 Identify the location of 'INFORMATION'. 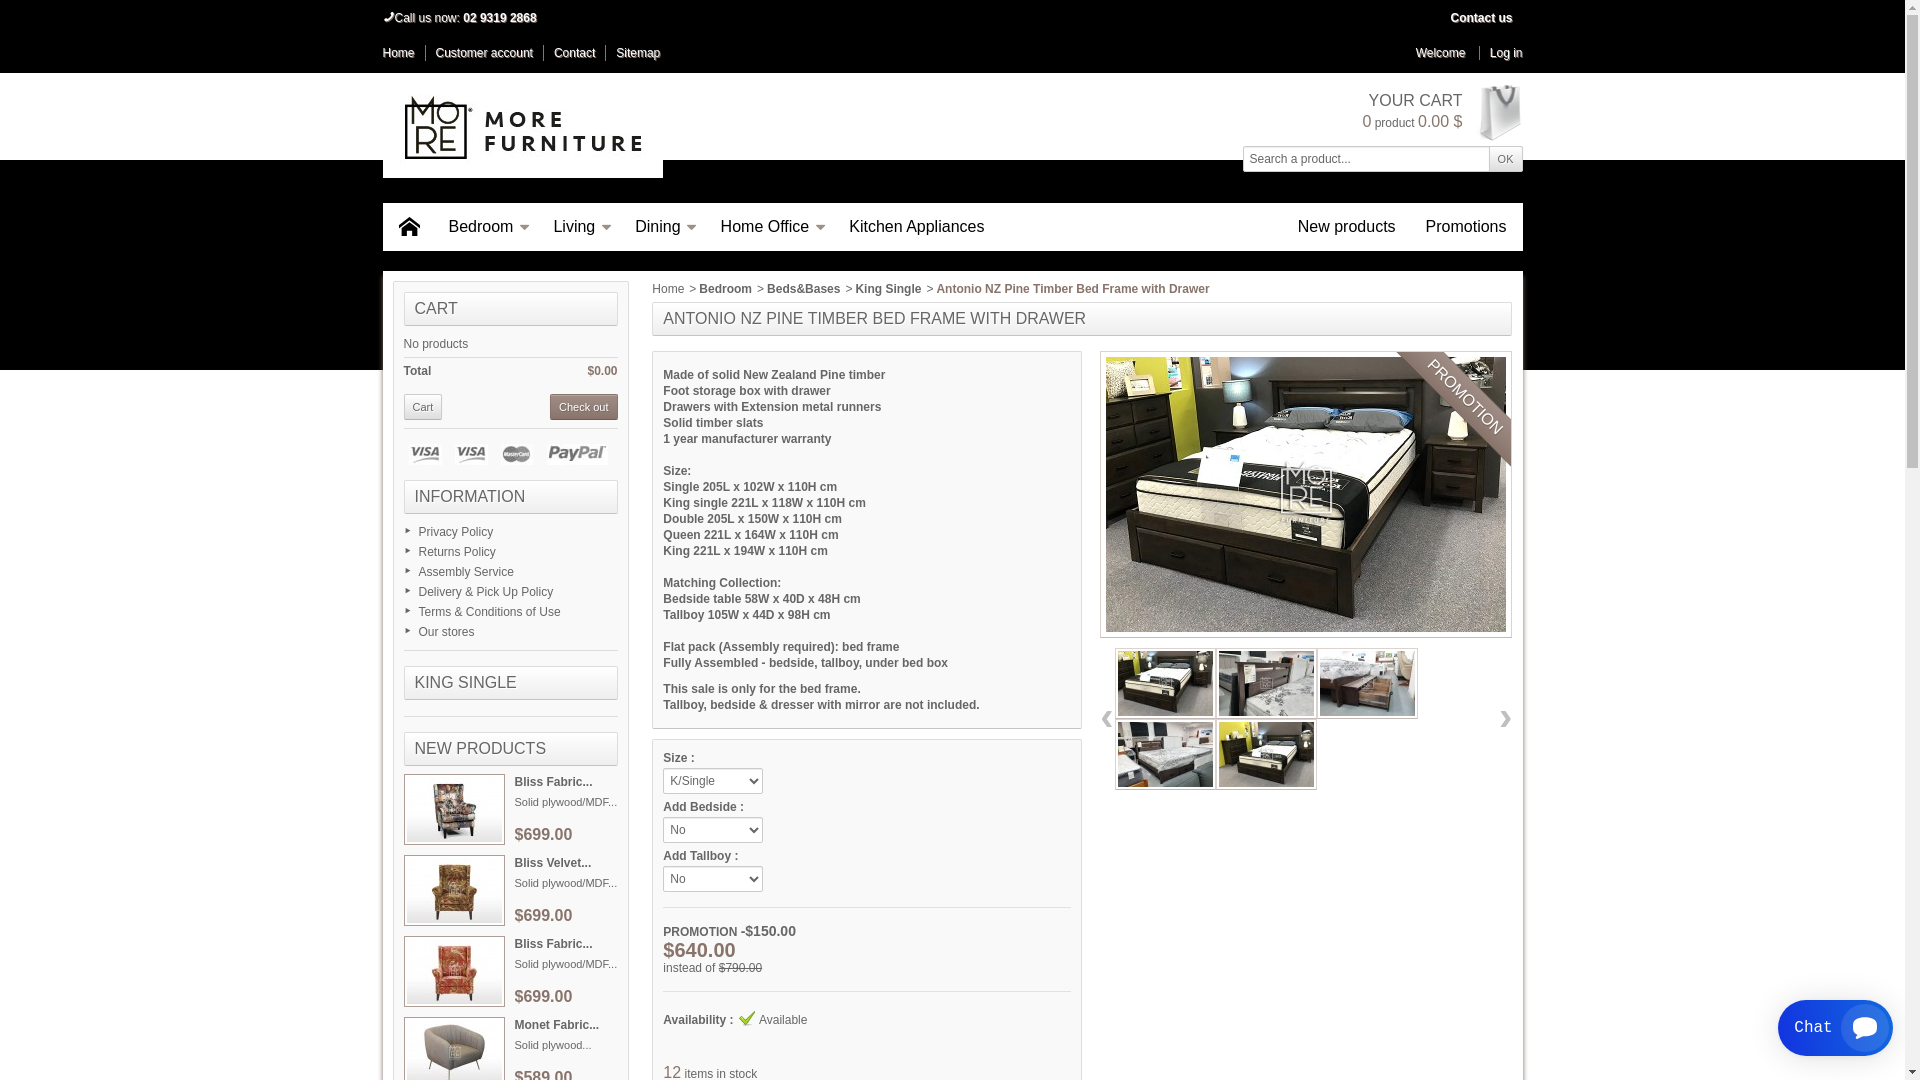
(468, 495).